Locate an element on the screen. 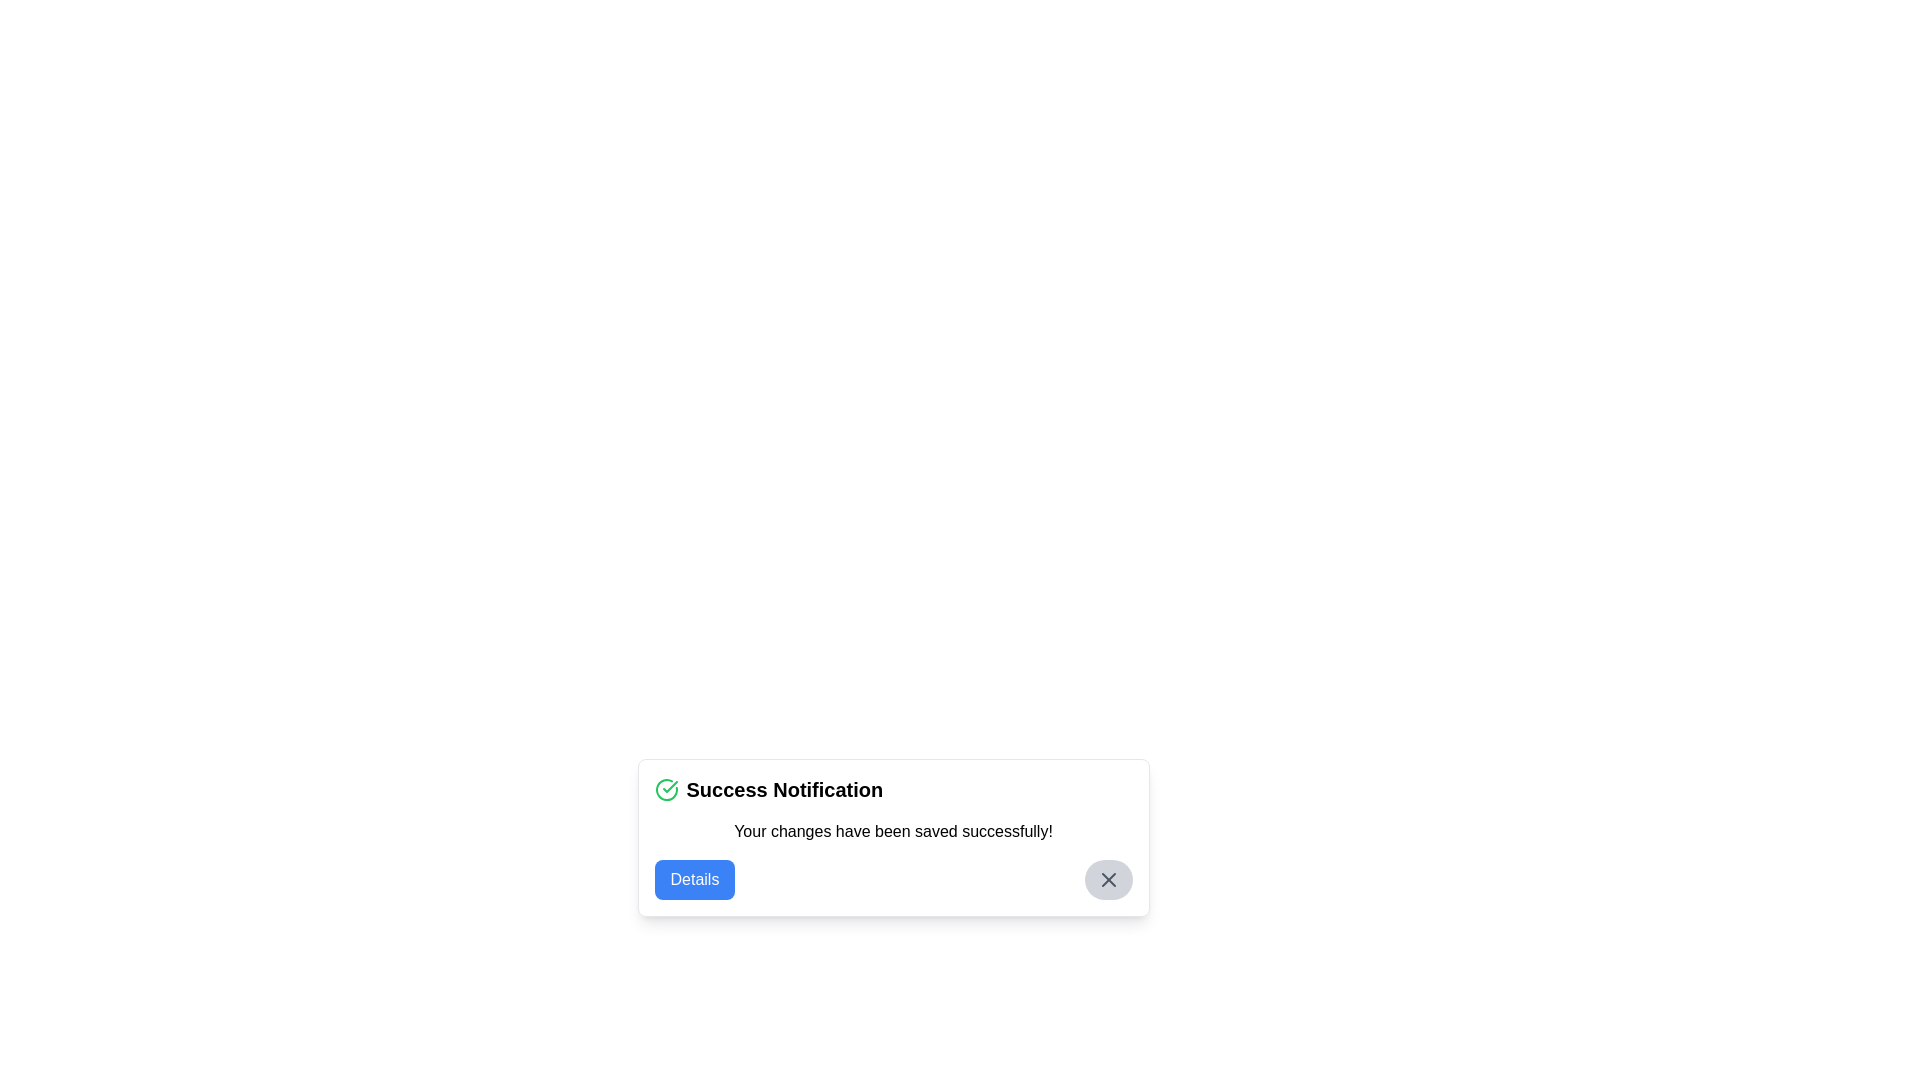 The height and width of the screenshot is (1080, 1920). the static text element displaying the message 'Your changes have been saved successfully!' located within the notification dialog box is located at coordinates (892, 832).